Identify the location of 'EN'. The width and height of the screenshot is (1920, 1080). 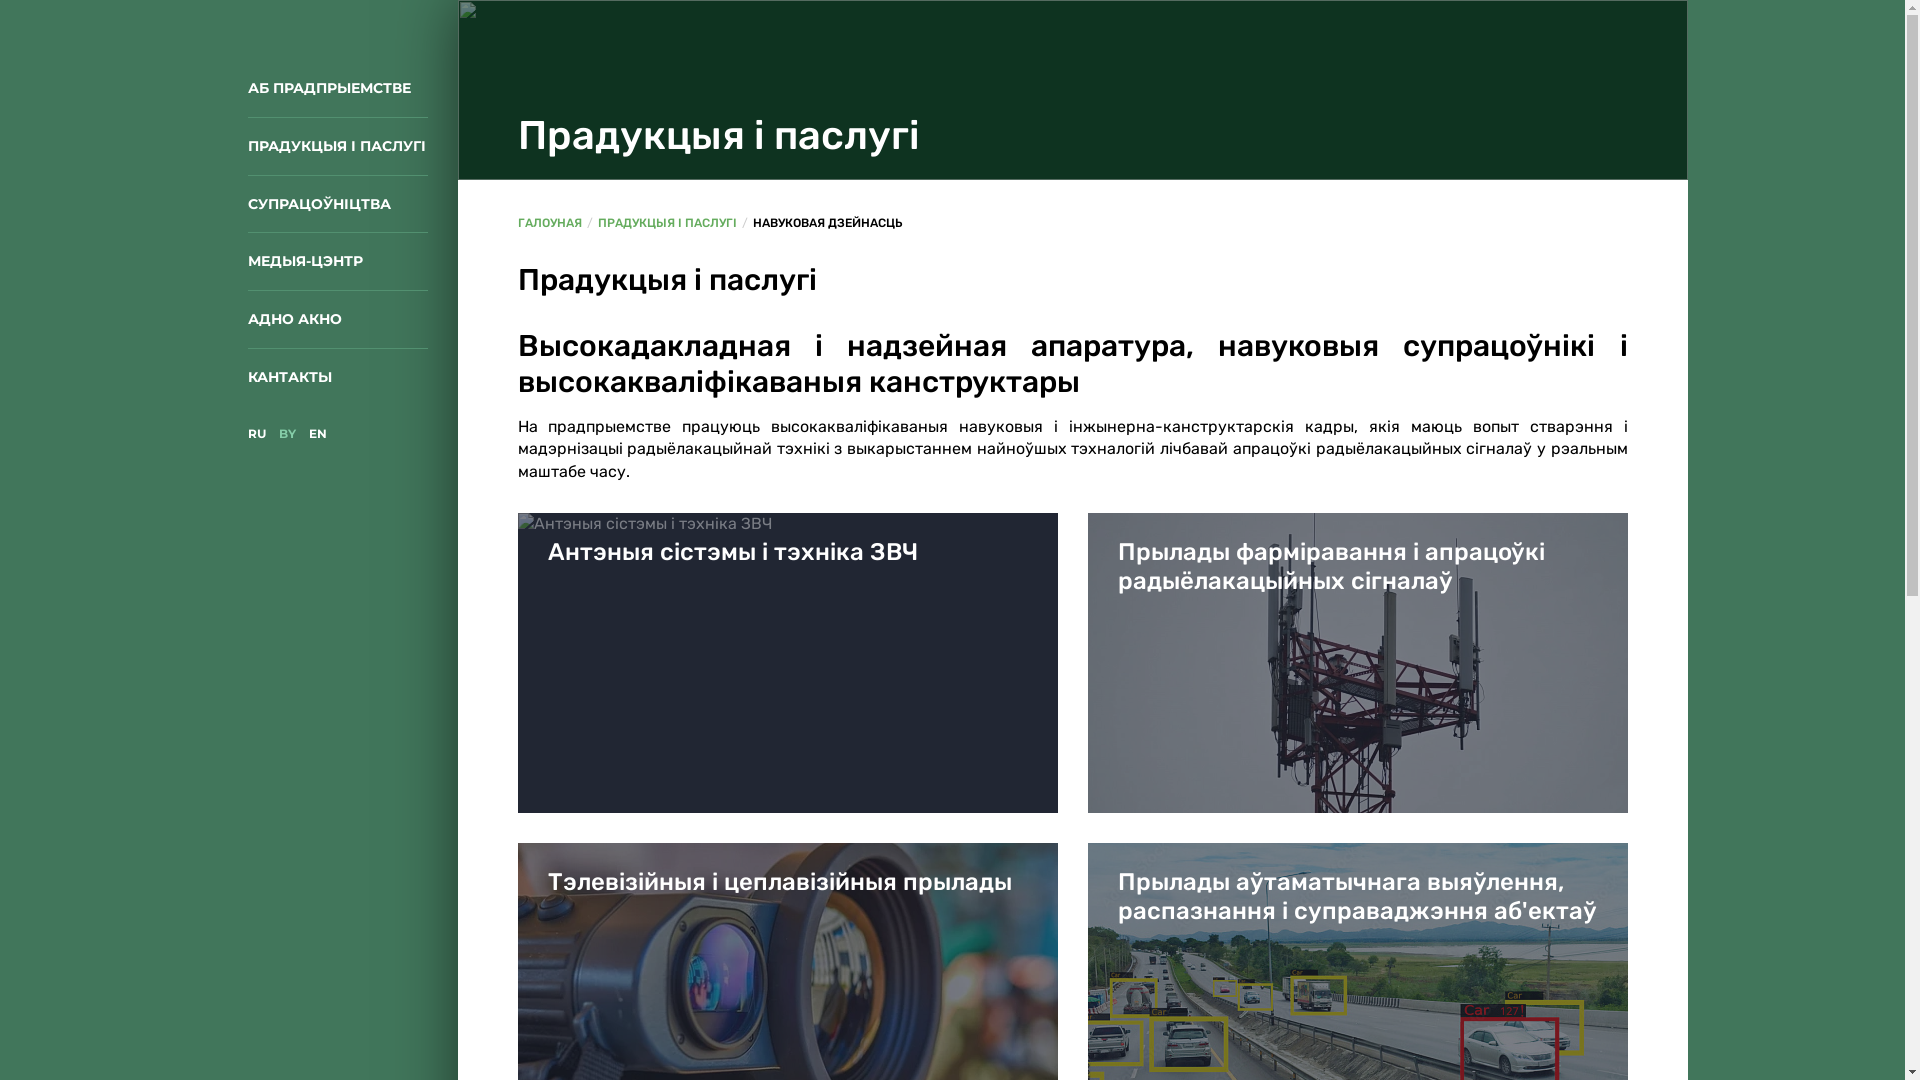
(315, 432).